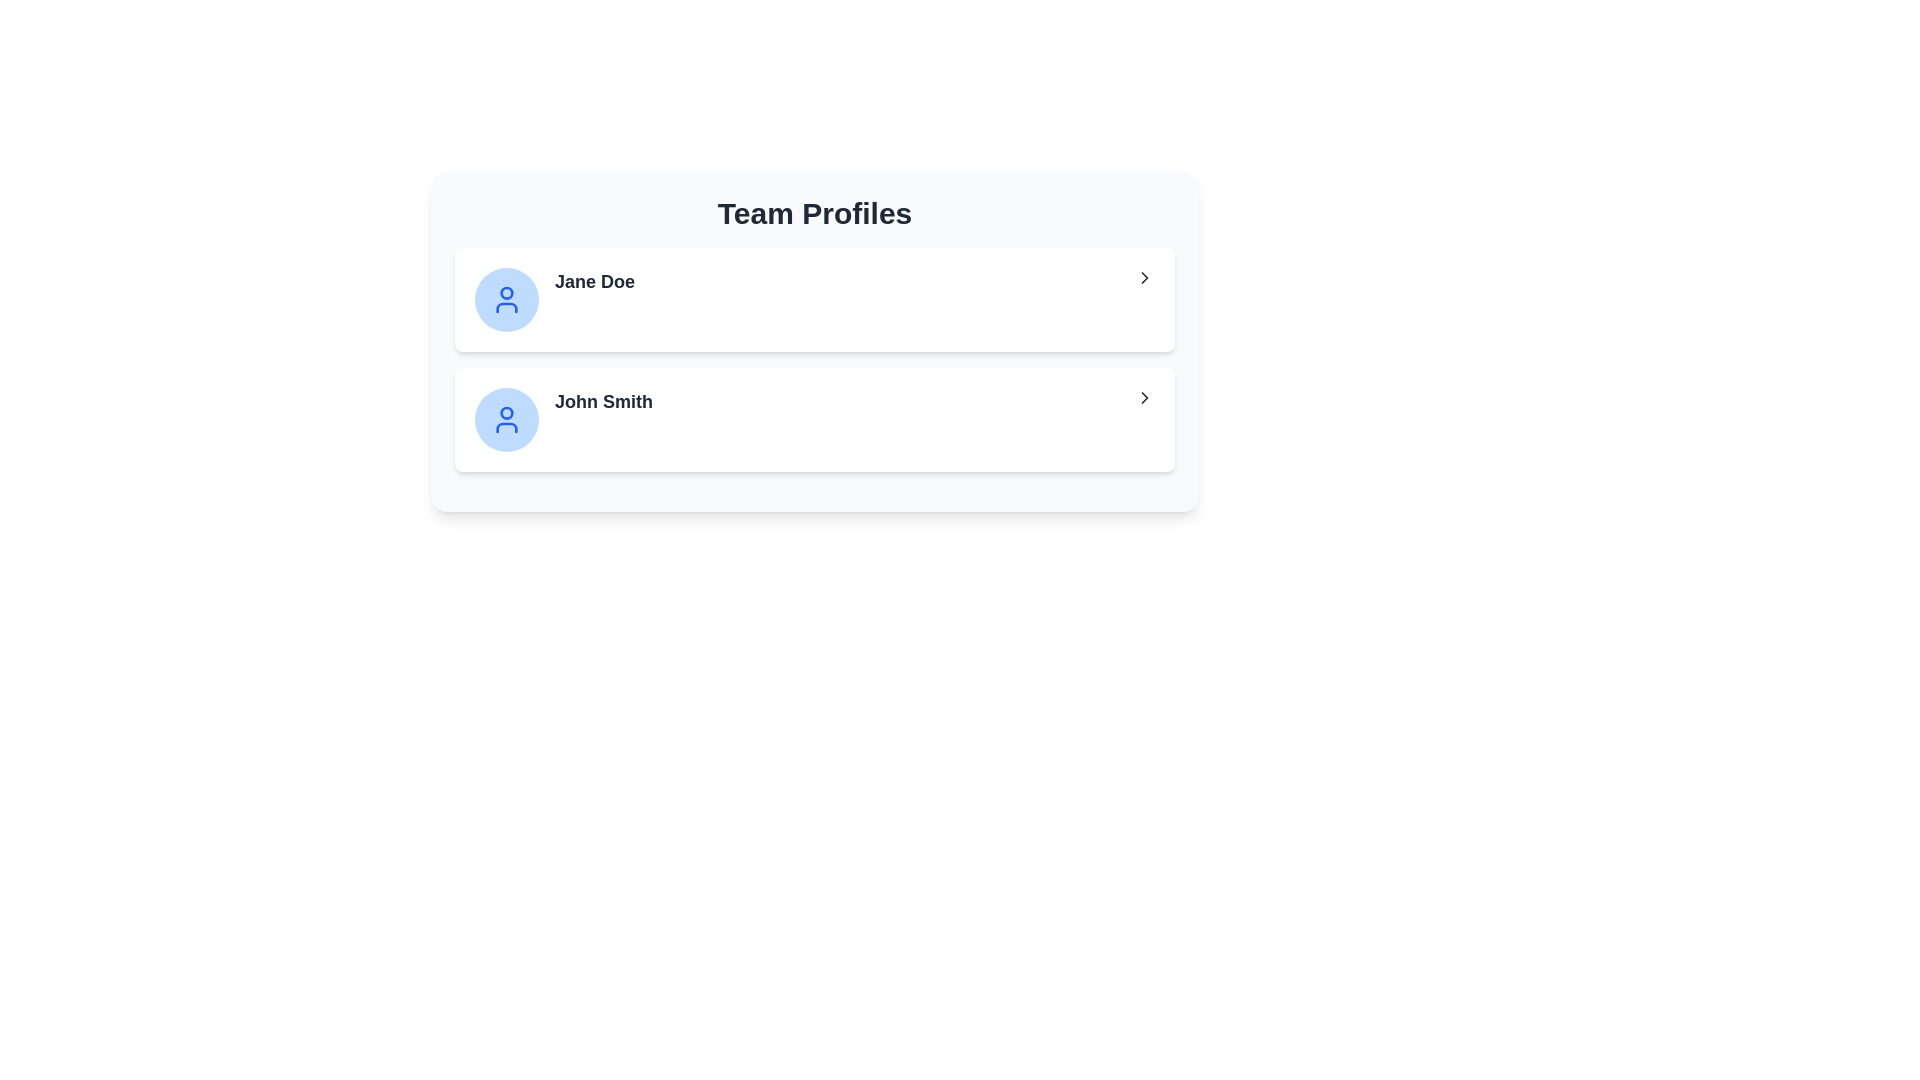 This screenshot has width=1920, height=1080. What do you see at coordinates (507, 419) in the screenshot?
I see `the User Avatar, which is a circular icon with a light blue background and a blue user silhouette, located to the left of the name 'John Smith' in the second row of a list` at bounding box center [507, 419].